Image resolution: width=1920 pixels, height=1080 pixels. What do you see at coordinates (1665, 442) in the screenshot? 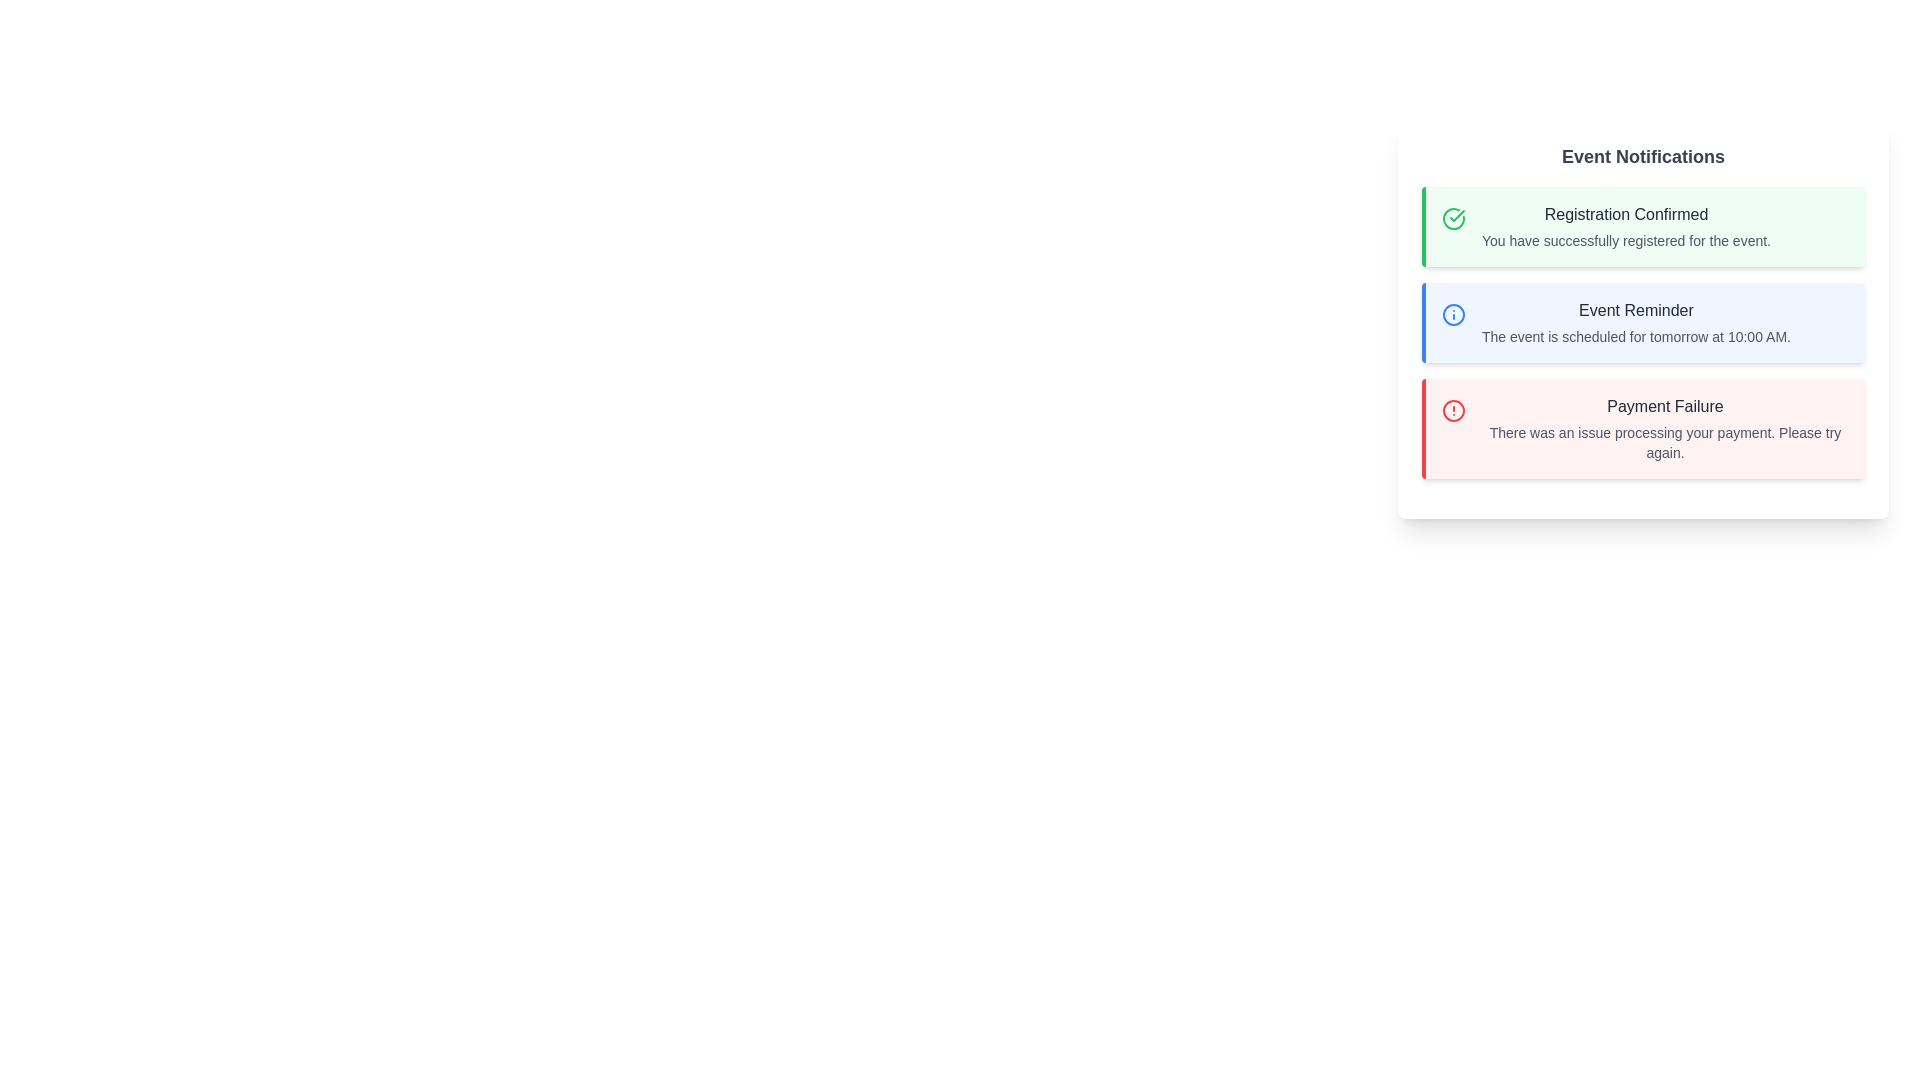
I see `the text label that states 'There was an issue processing your payment. Please try again.', which is styled with a smaller-sized, gray-colored font and positioned below the 'Payment Failure' heading` at bounding box center [1665, 442].